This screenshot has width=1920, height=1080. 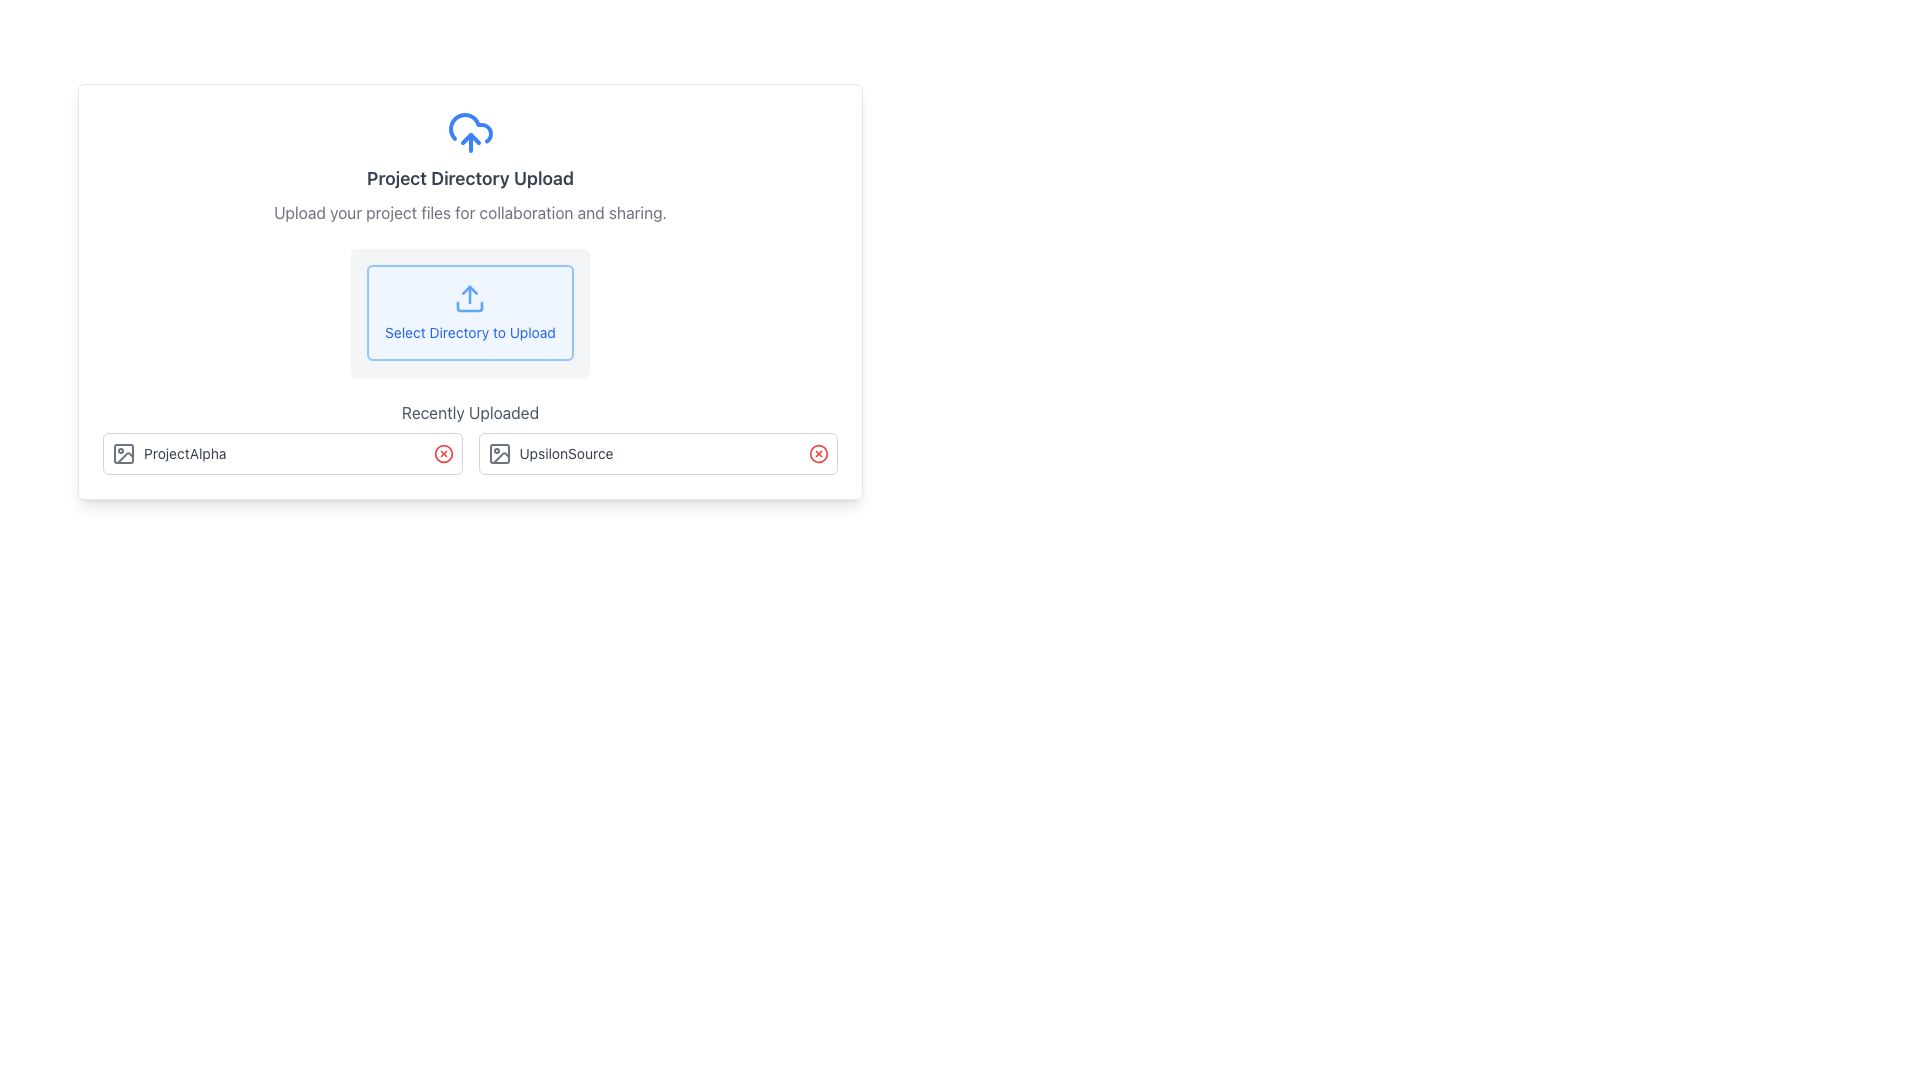 I want to click on the graphical representation within the image-related icon in the 'UpsilonSource' entry's icon column located in the recently uploaded files section, so click(x=499, y=454).